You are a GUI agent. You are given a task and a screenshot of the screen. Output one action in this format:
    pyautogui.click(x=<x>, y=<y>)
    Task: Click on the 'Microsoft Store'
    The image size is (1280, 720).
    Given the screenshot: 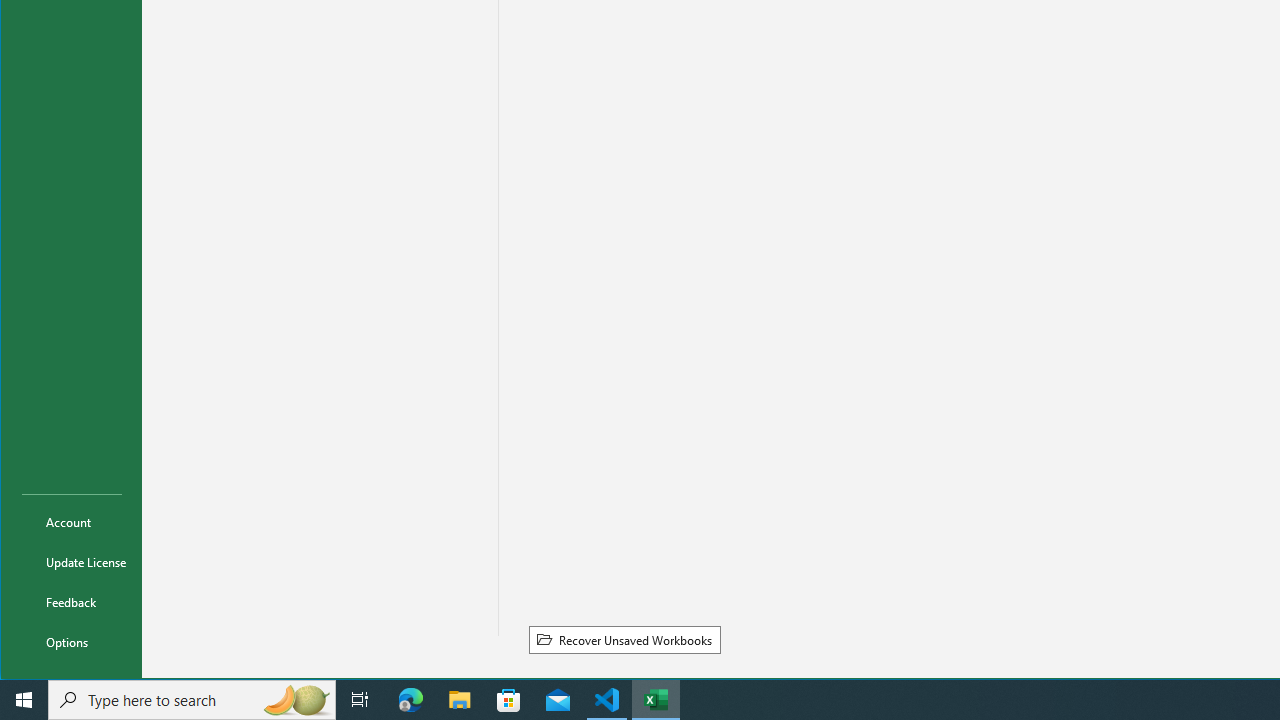 What is the action you would take?
    pyautogui.click(x=509, y=698)
    